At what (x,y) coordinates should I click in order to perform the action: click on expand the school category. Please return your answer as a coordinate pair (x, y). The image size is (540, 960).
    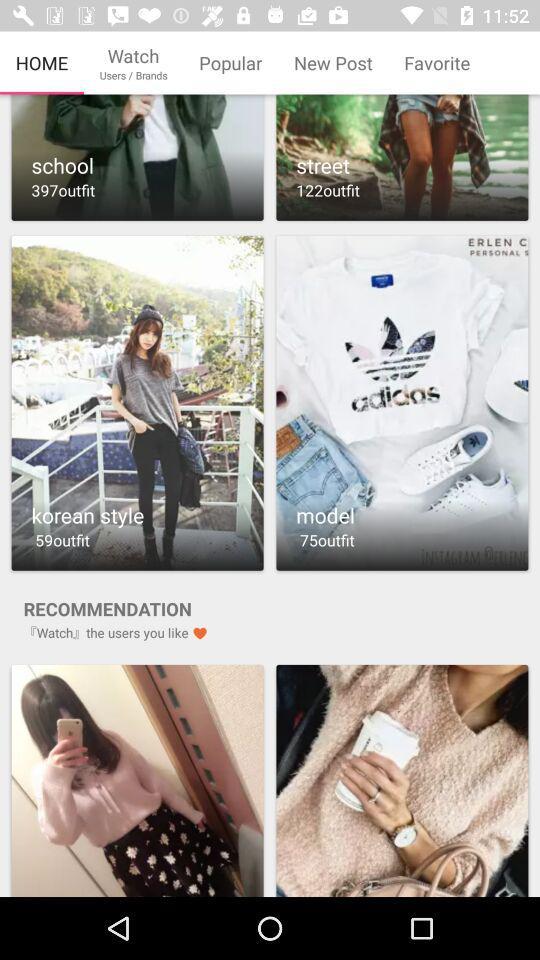
    Looking at the image, I should click on (136, 157).